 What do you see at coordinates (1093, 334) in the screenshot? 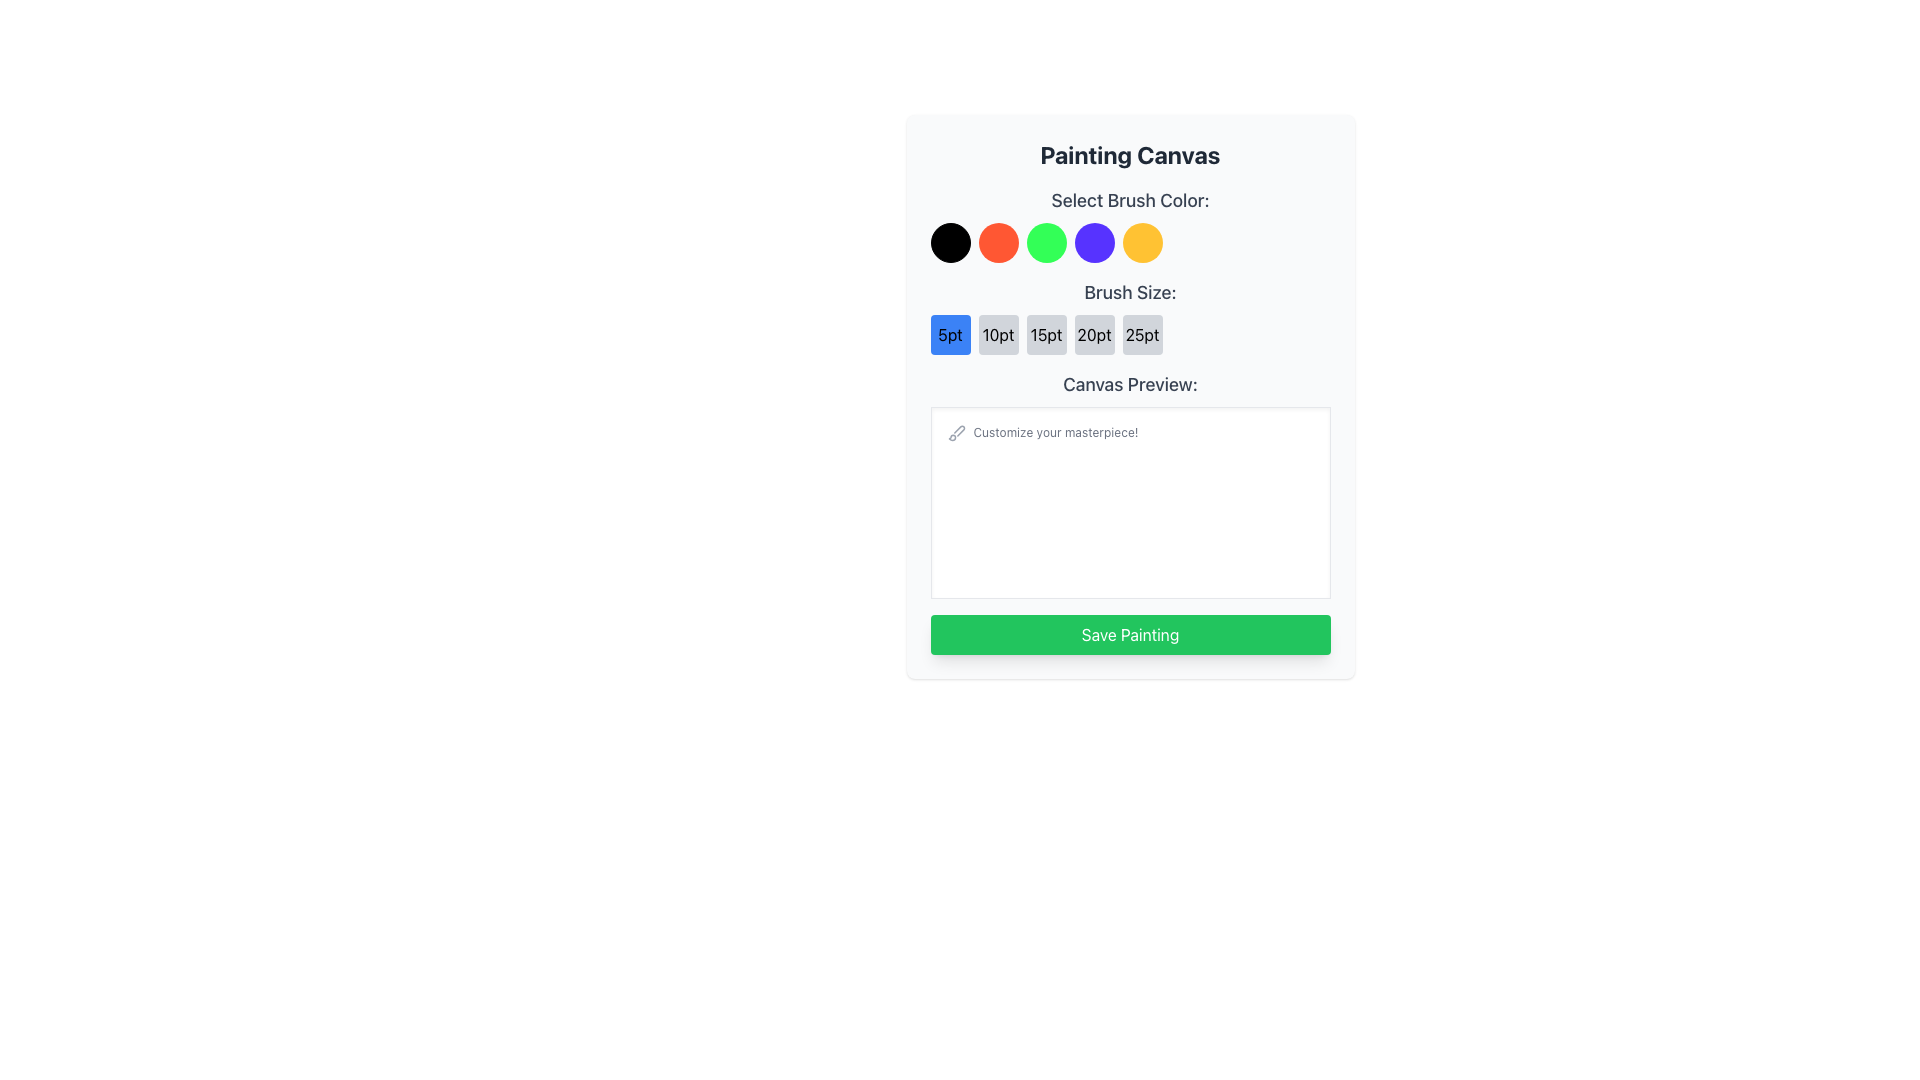
I see `the fourth button in the horizontal row of brush size options located under the label 'Brush Size:'` at bounding box center [1093, 334].